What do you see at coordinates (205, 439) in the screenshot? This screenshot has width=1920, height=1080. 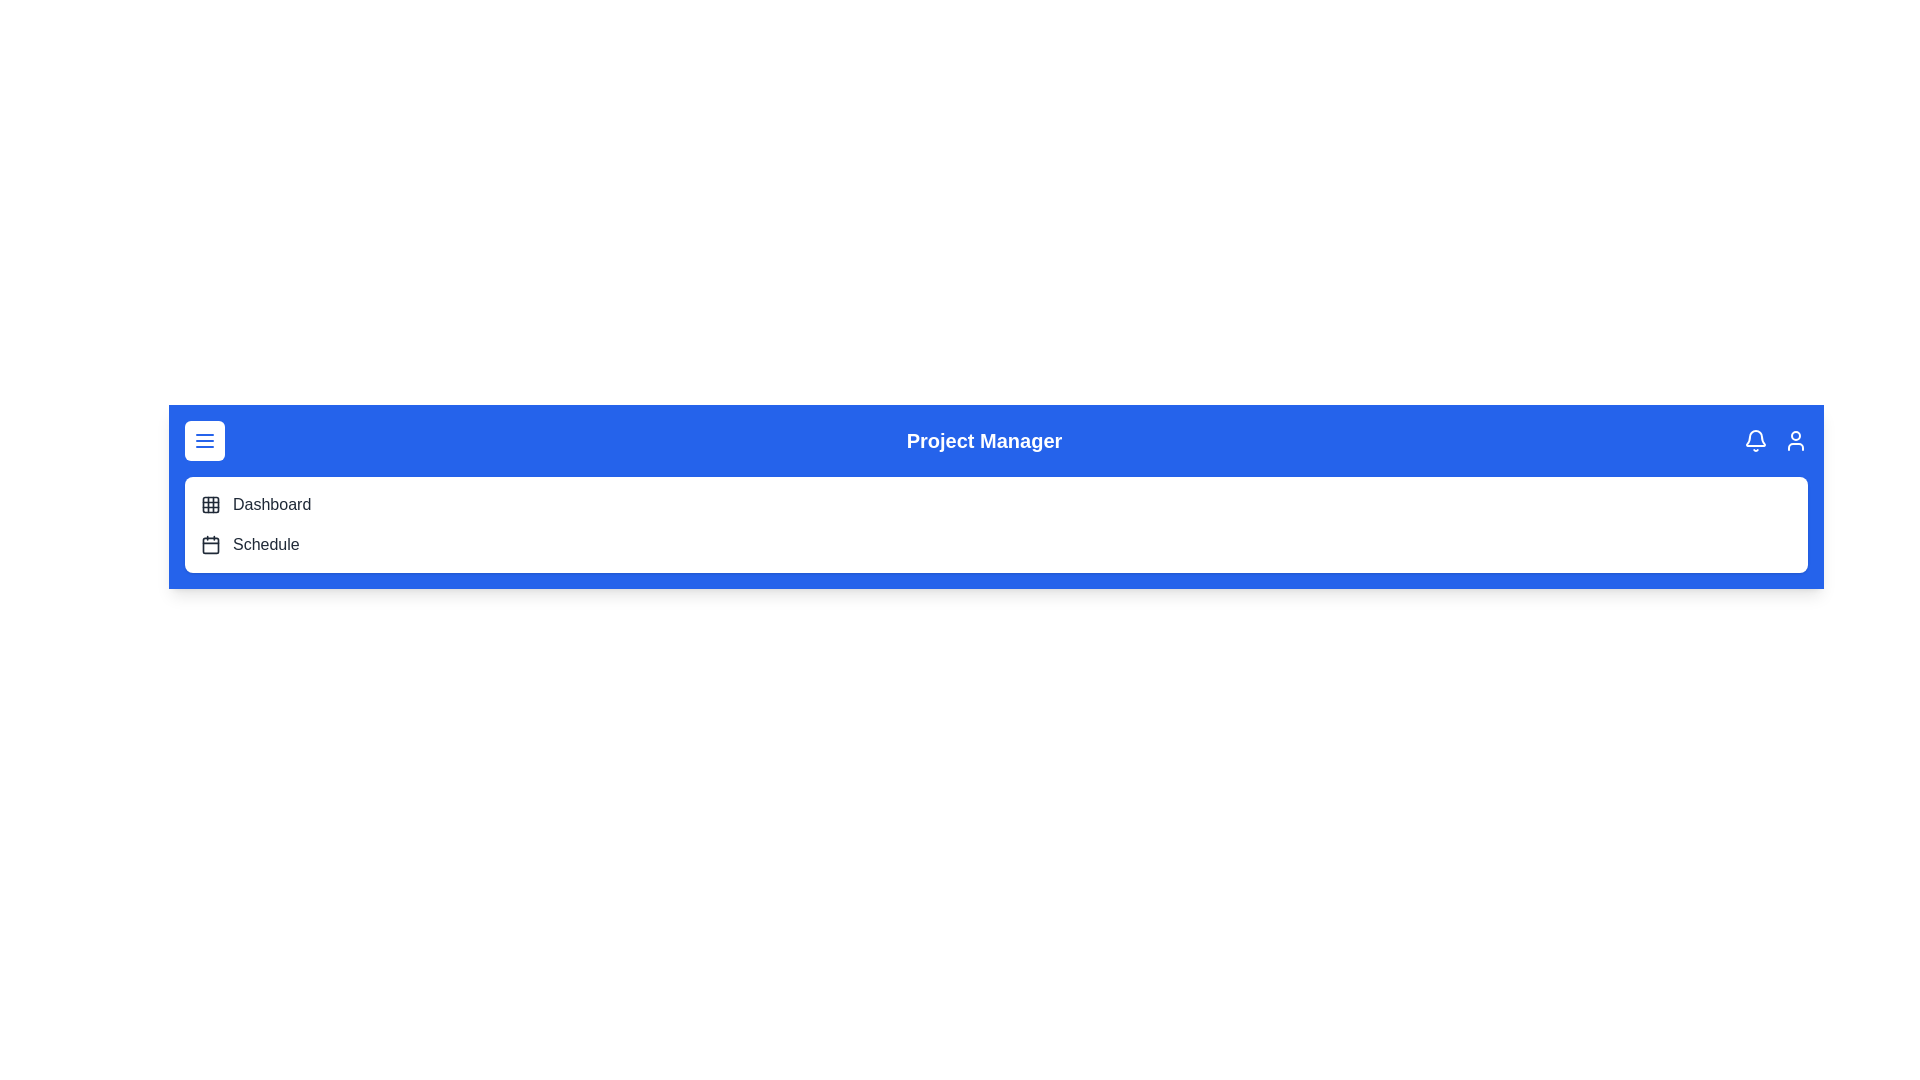 I see `the menu toggle button to toggle the menu visibility` at bounding box center [205, 439].